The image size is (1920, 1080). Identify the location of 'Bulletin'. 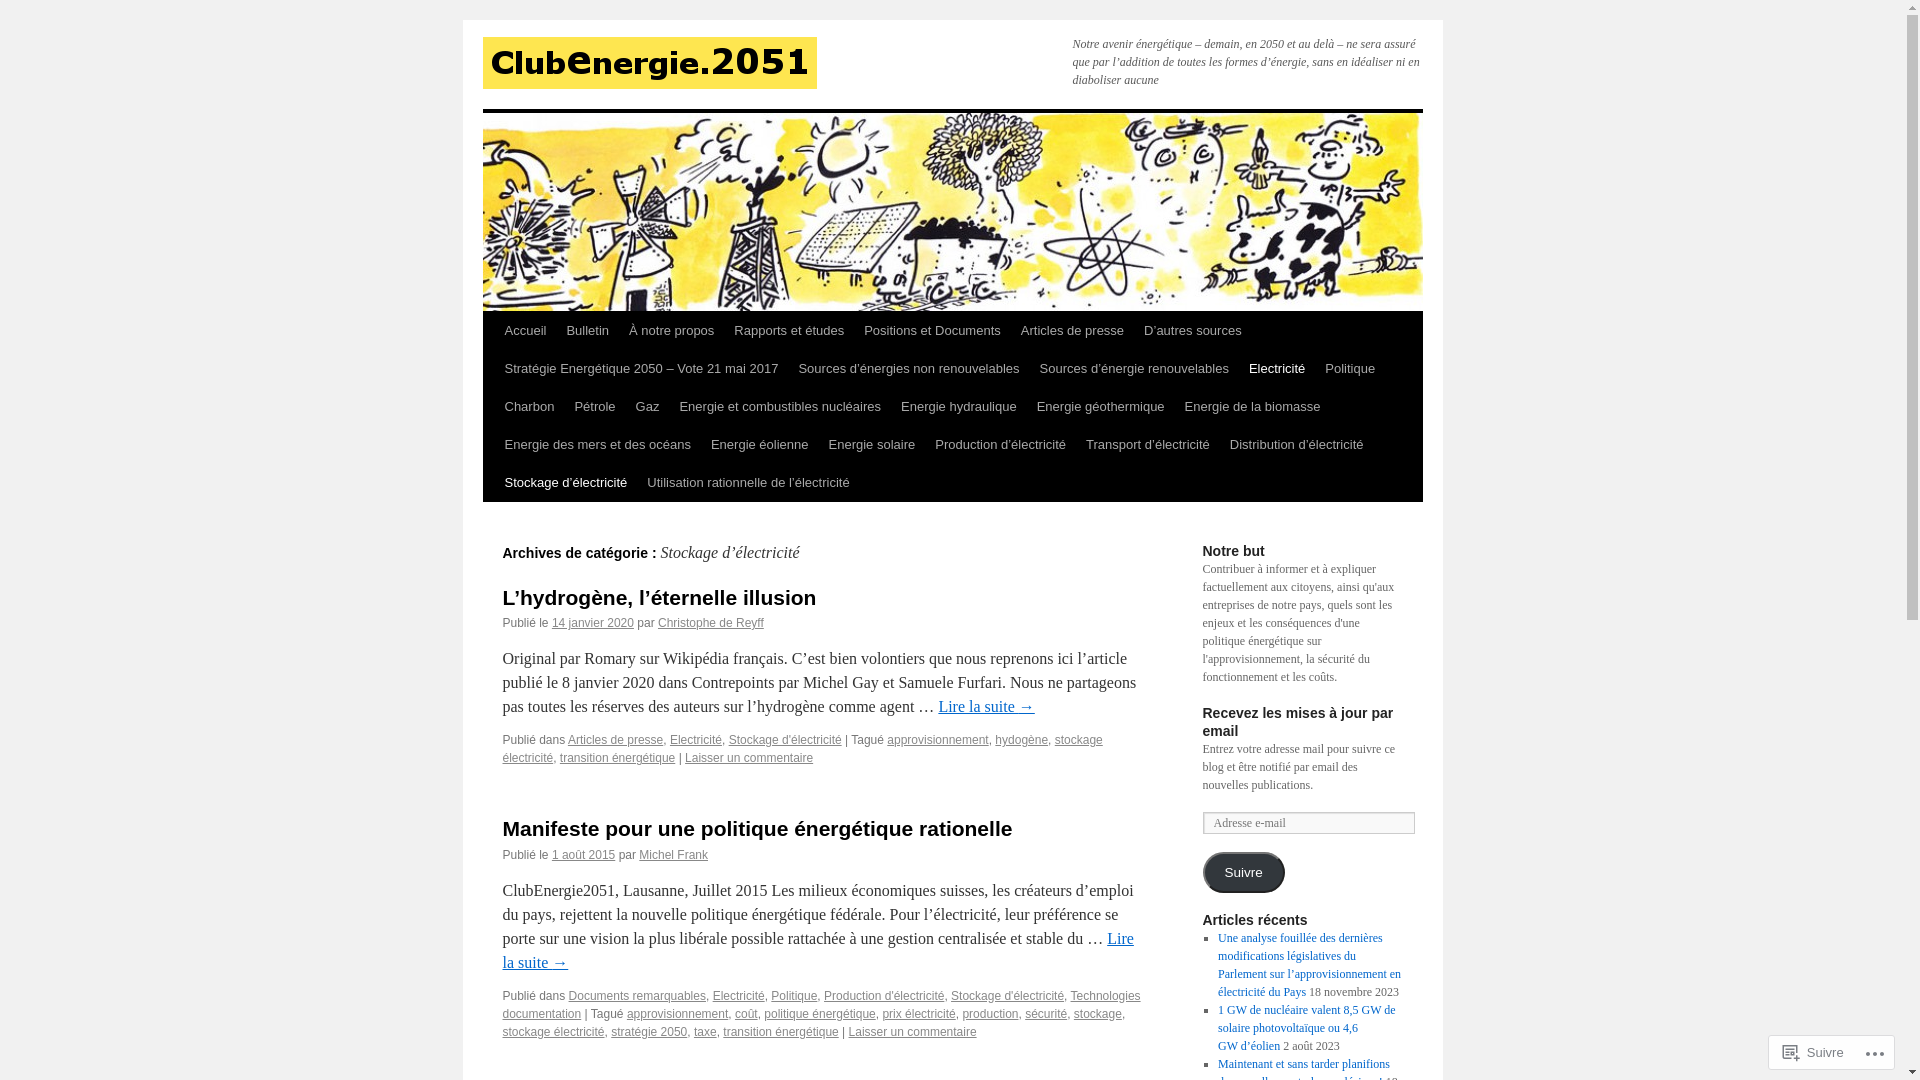
(586, 330).